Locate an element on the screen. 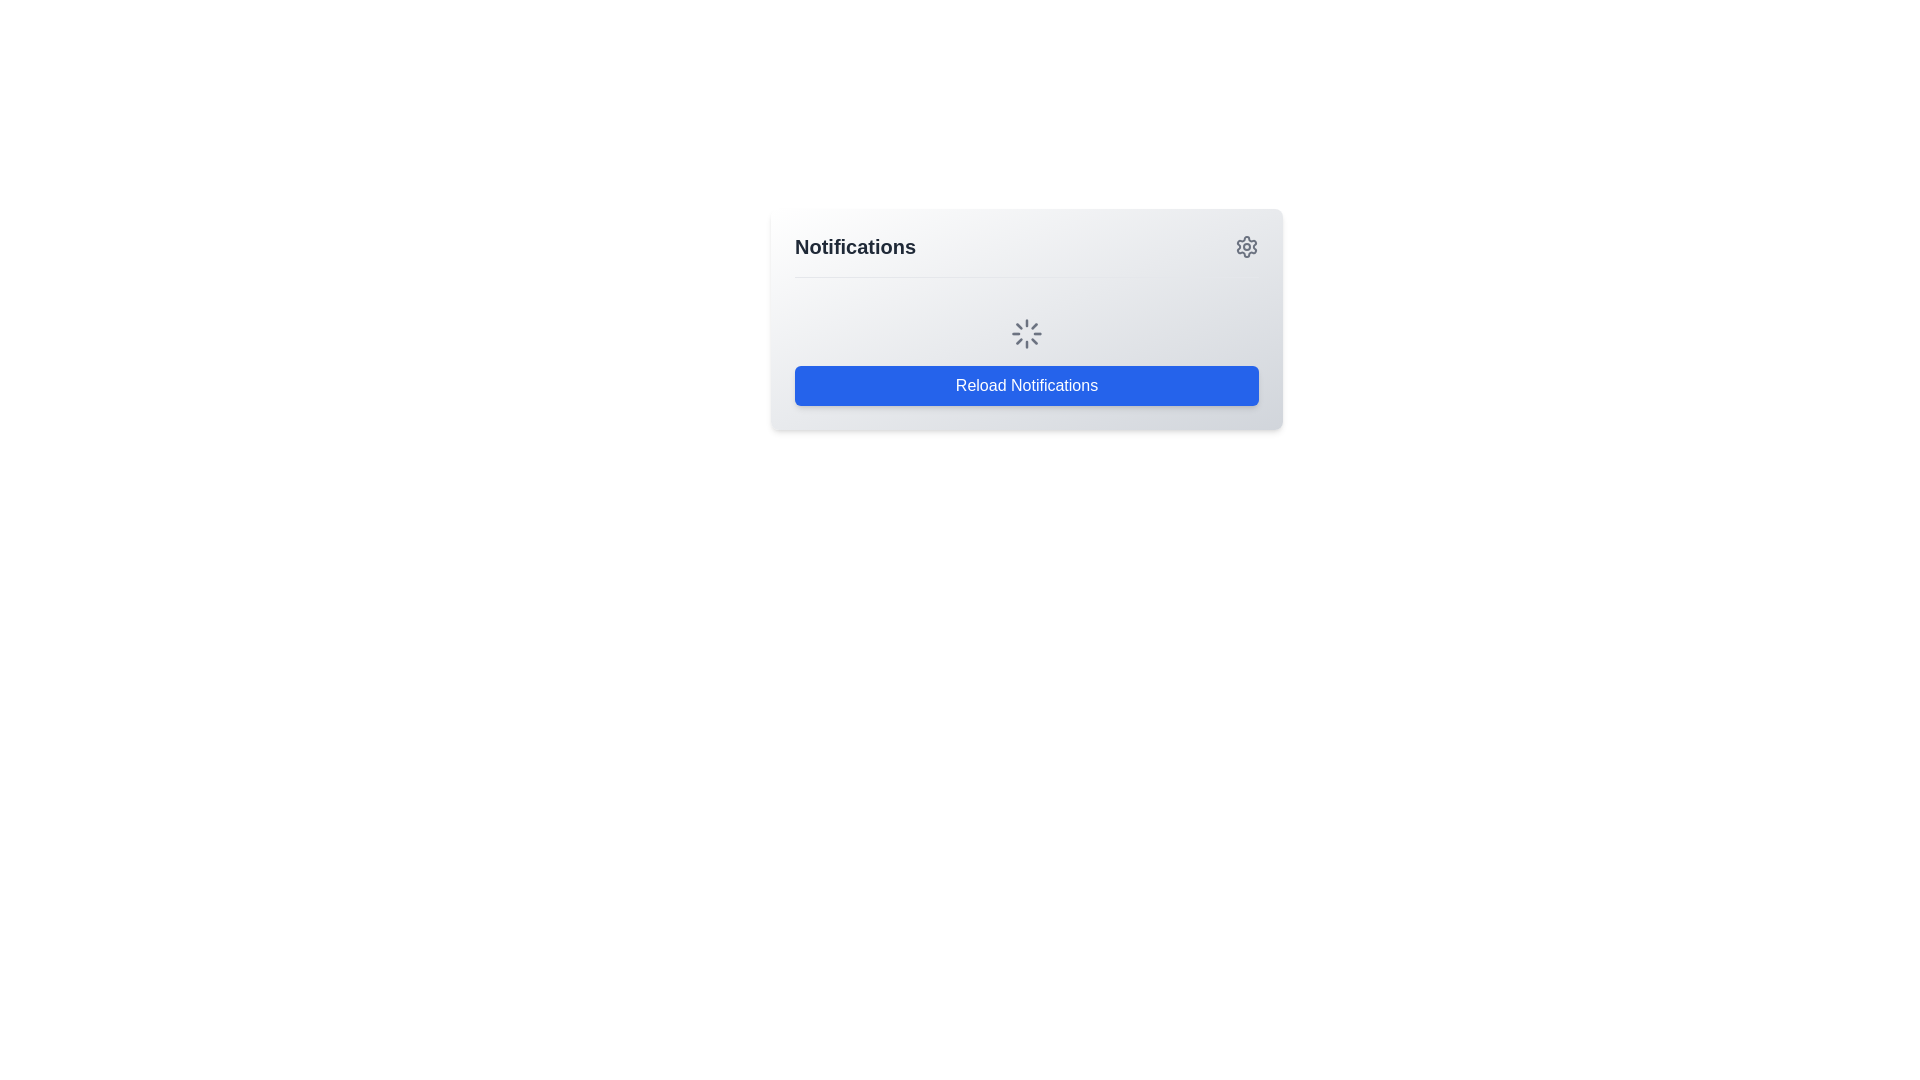  the cogwheel-like settings icon located at the top-right corner of the 'Notifications' modal popup is located at coordinates (1246, 245).